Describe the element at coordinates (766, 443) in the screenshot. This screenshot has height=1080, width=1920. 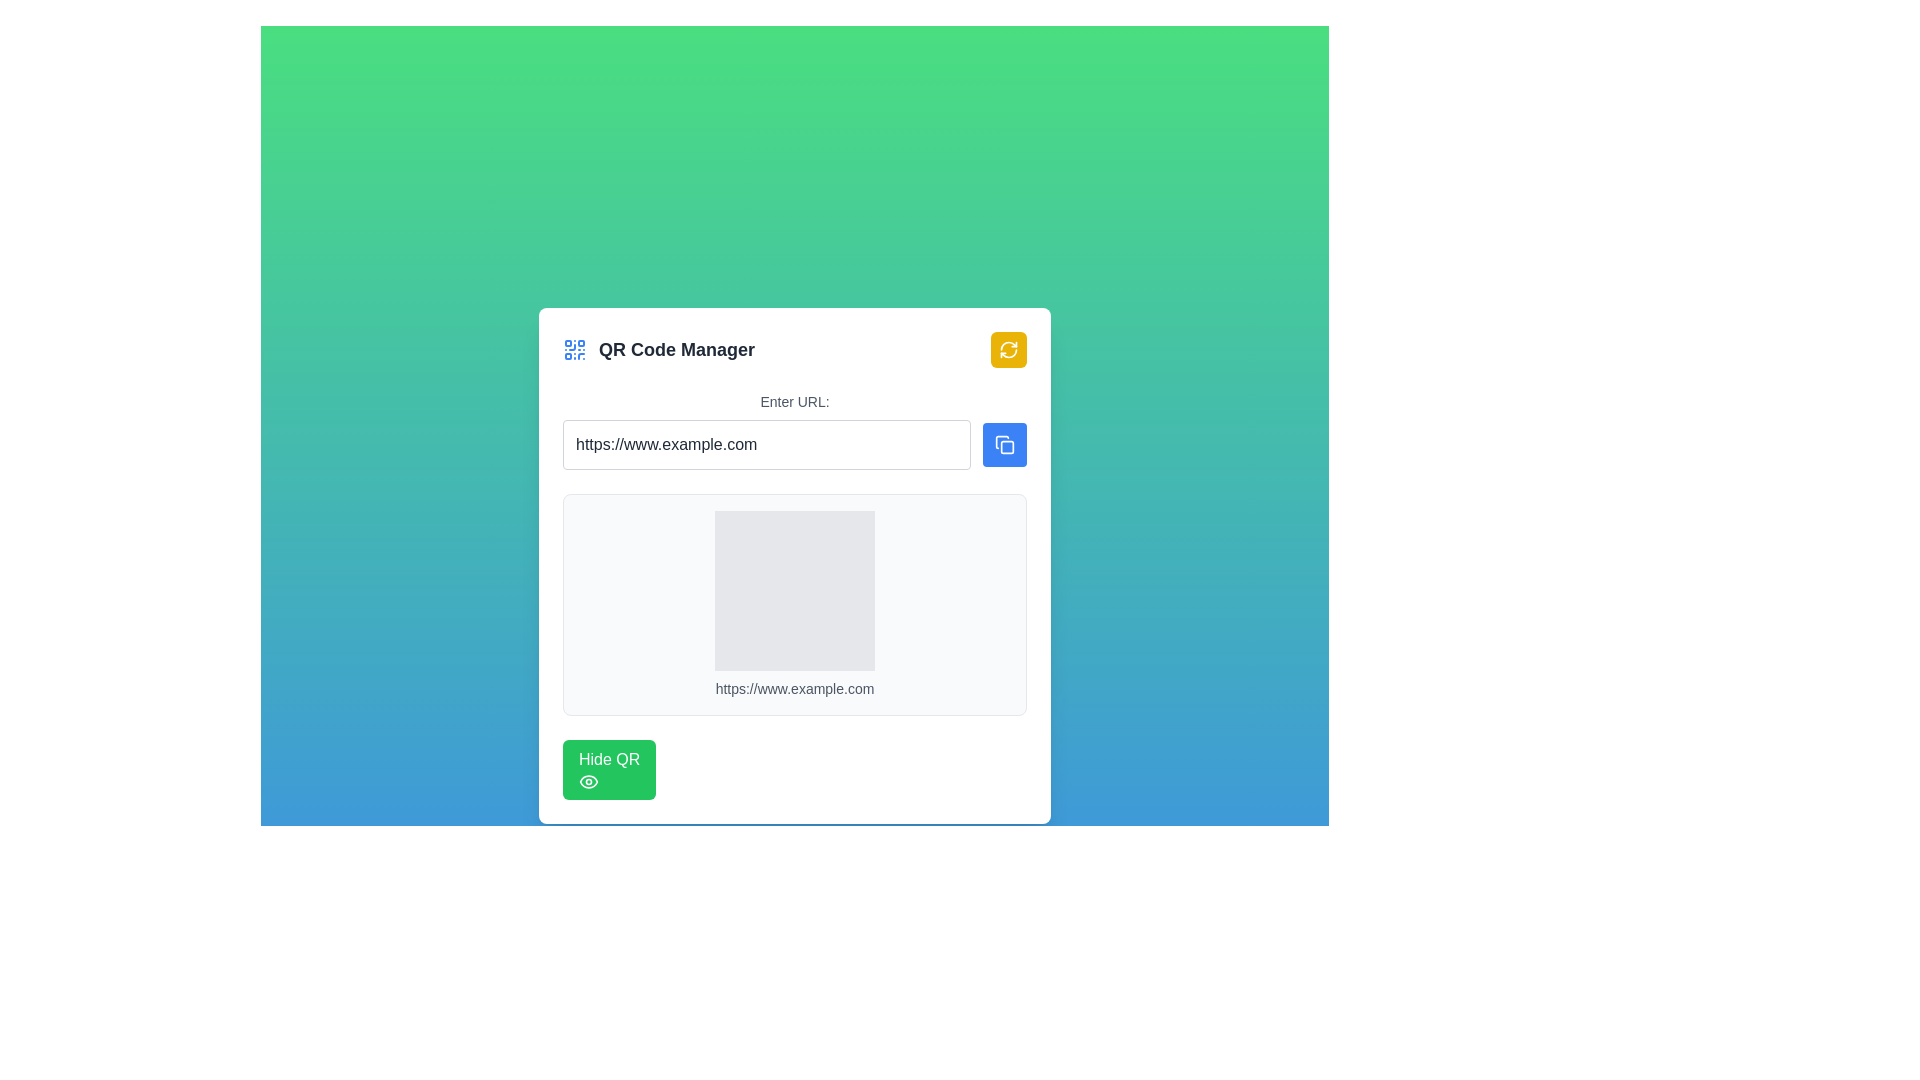
I see `the URL input box located` at that location.